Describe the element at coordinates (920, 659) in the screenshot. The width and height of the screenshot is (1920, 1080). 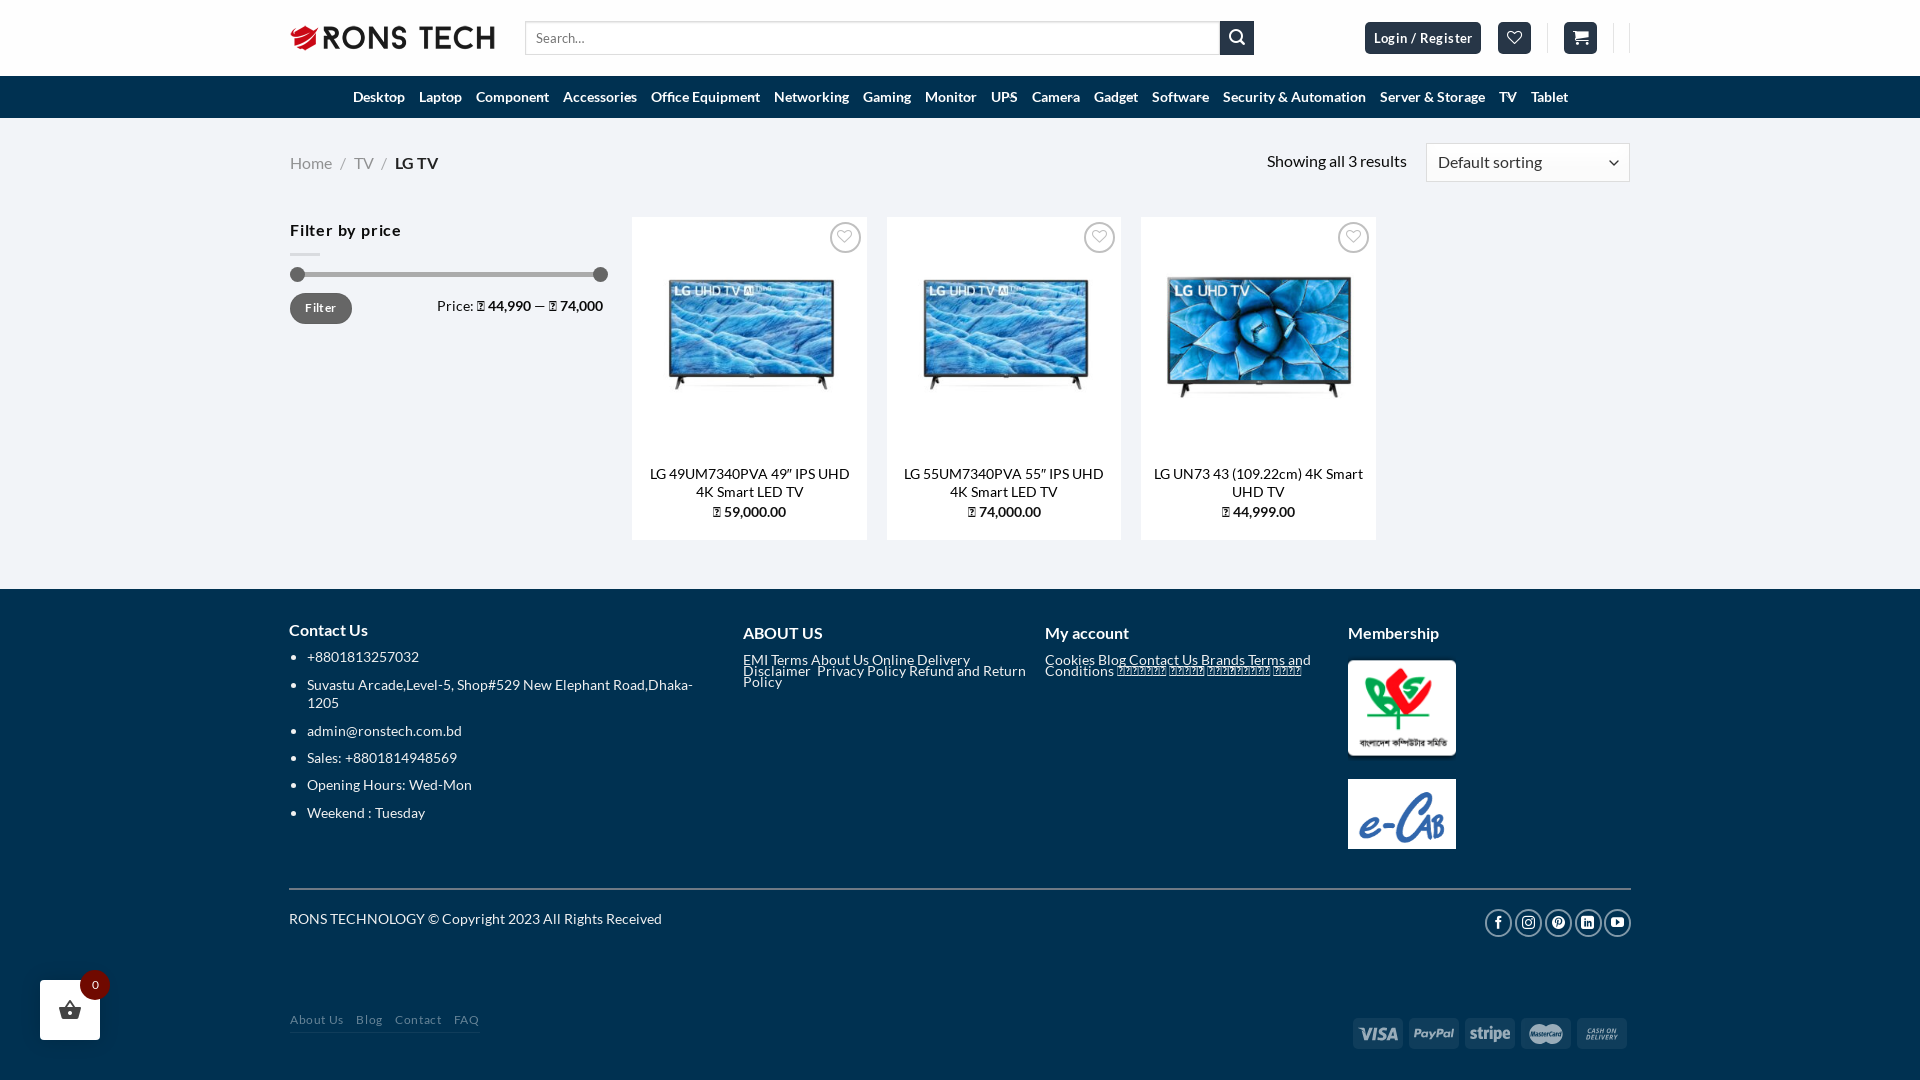
I see `'Online Delivery'` at that location.